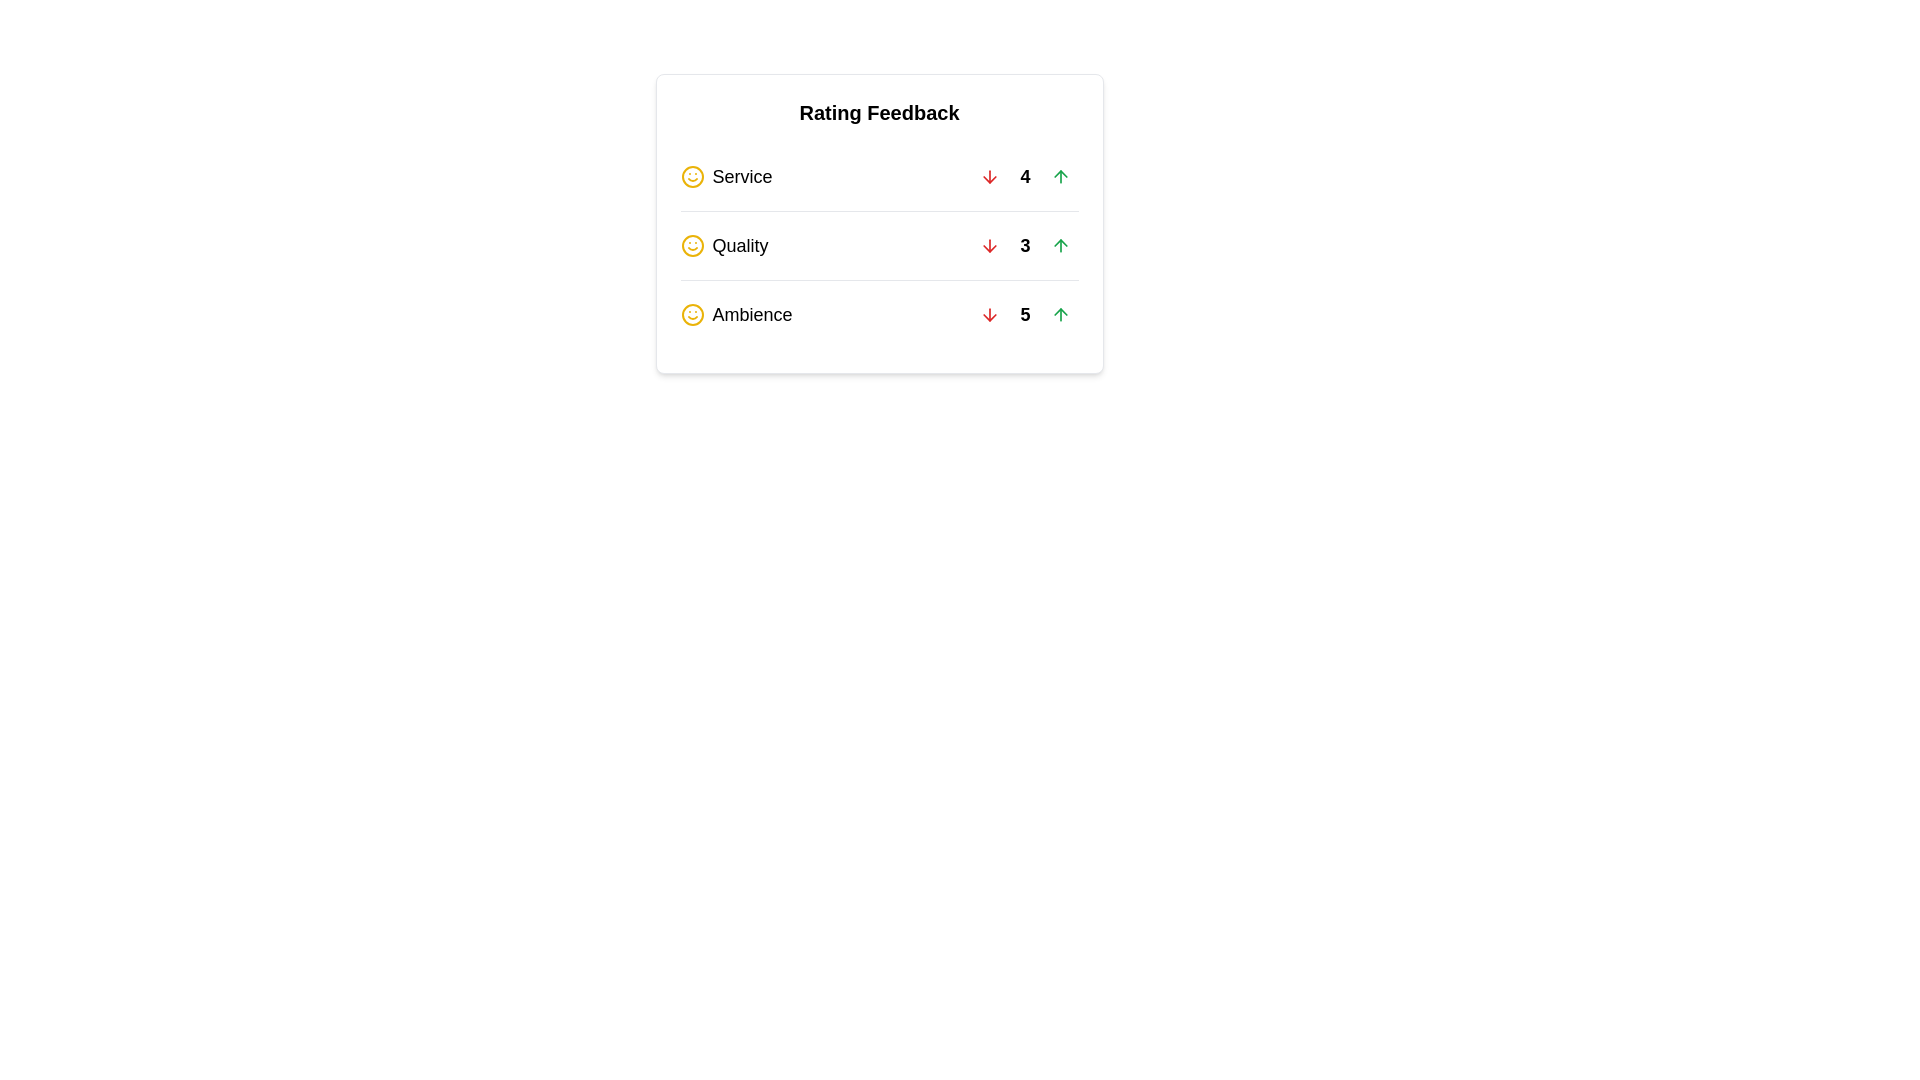 The image size is (1920, 1080). I want to click on the red downward-pointing arrow button located next to the 'Service' label and the score '4' in the rating feedback section, so click(990, 176).